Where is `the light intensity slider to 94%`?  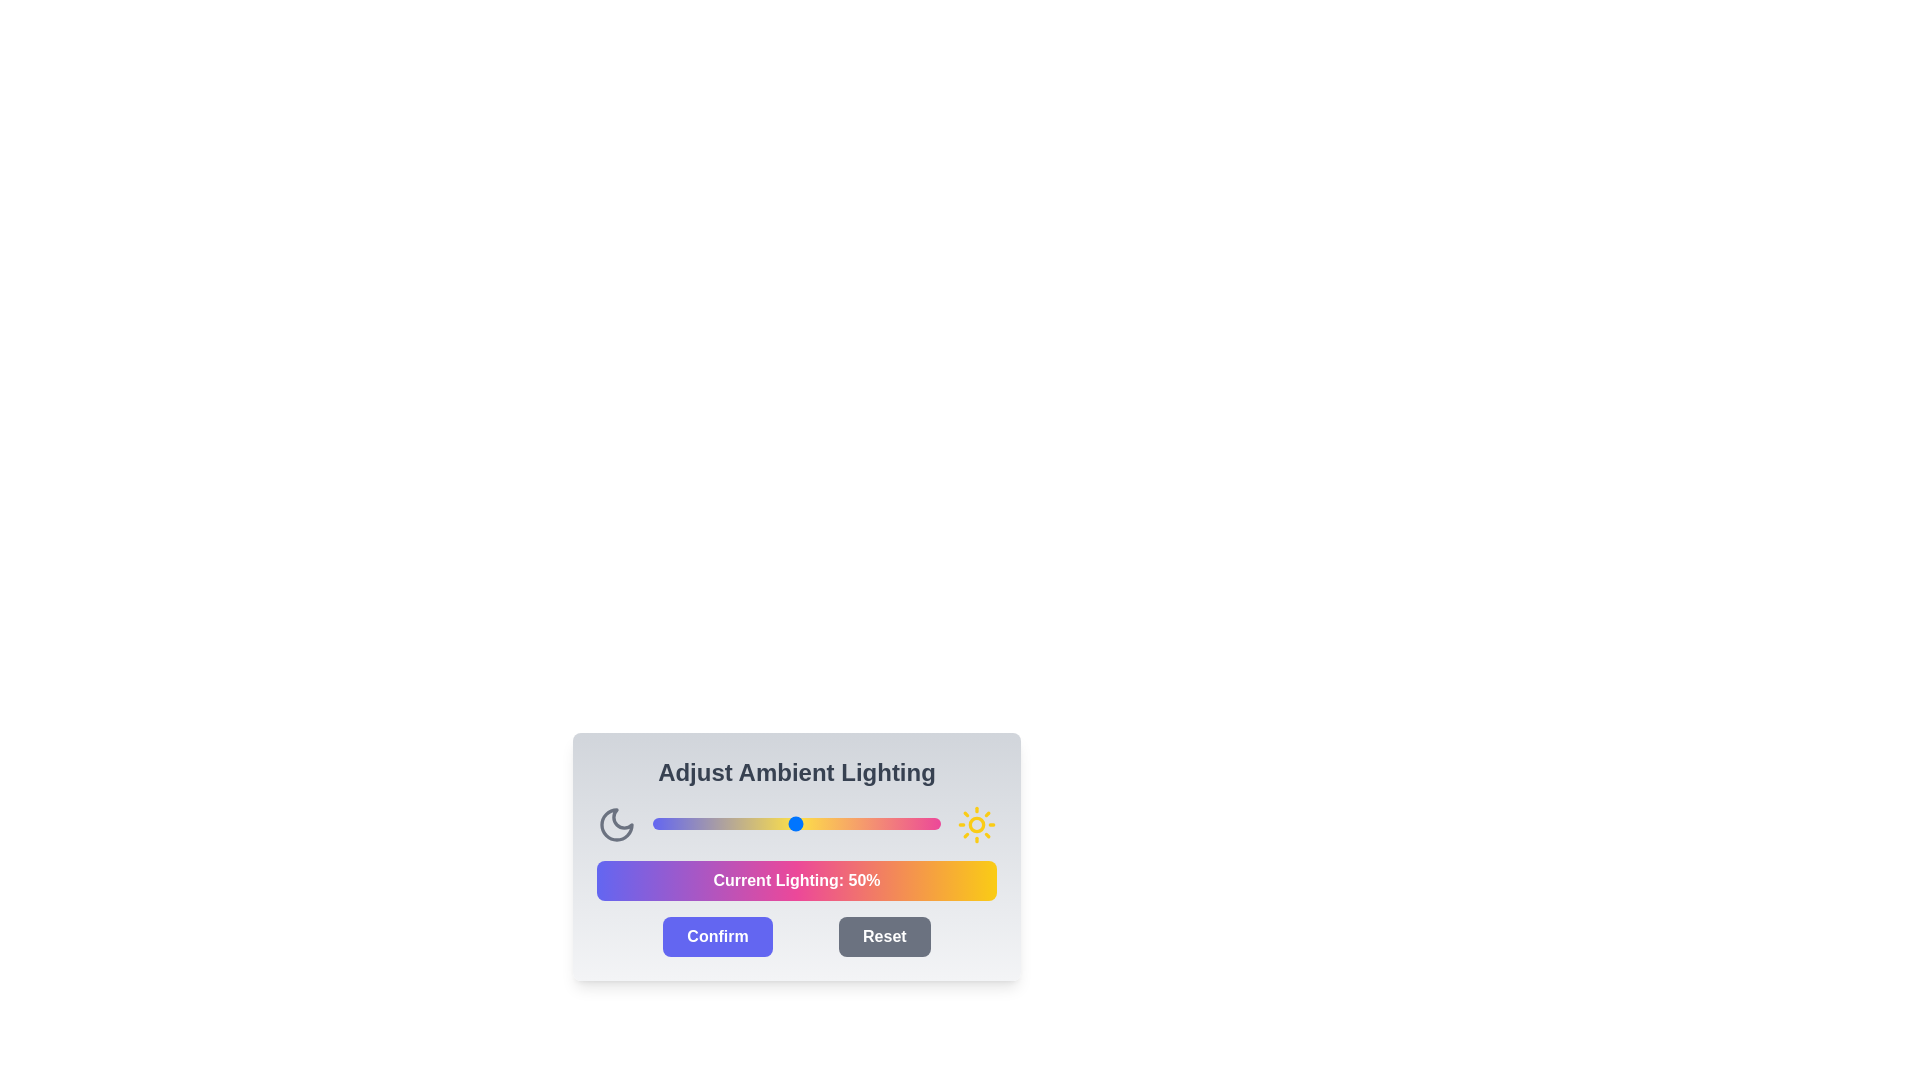 the light intensity slider to 94% is located at coordinates (922, 824).